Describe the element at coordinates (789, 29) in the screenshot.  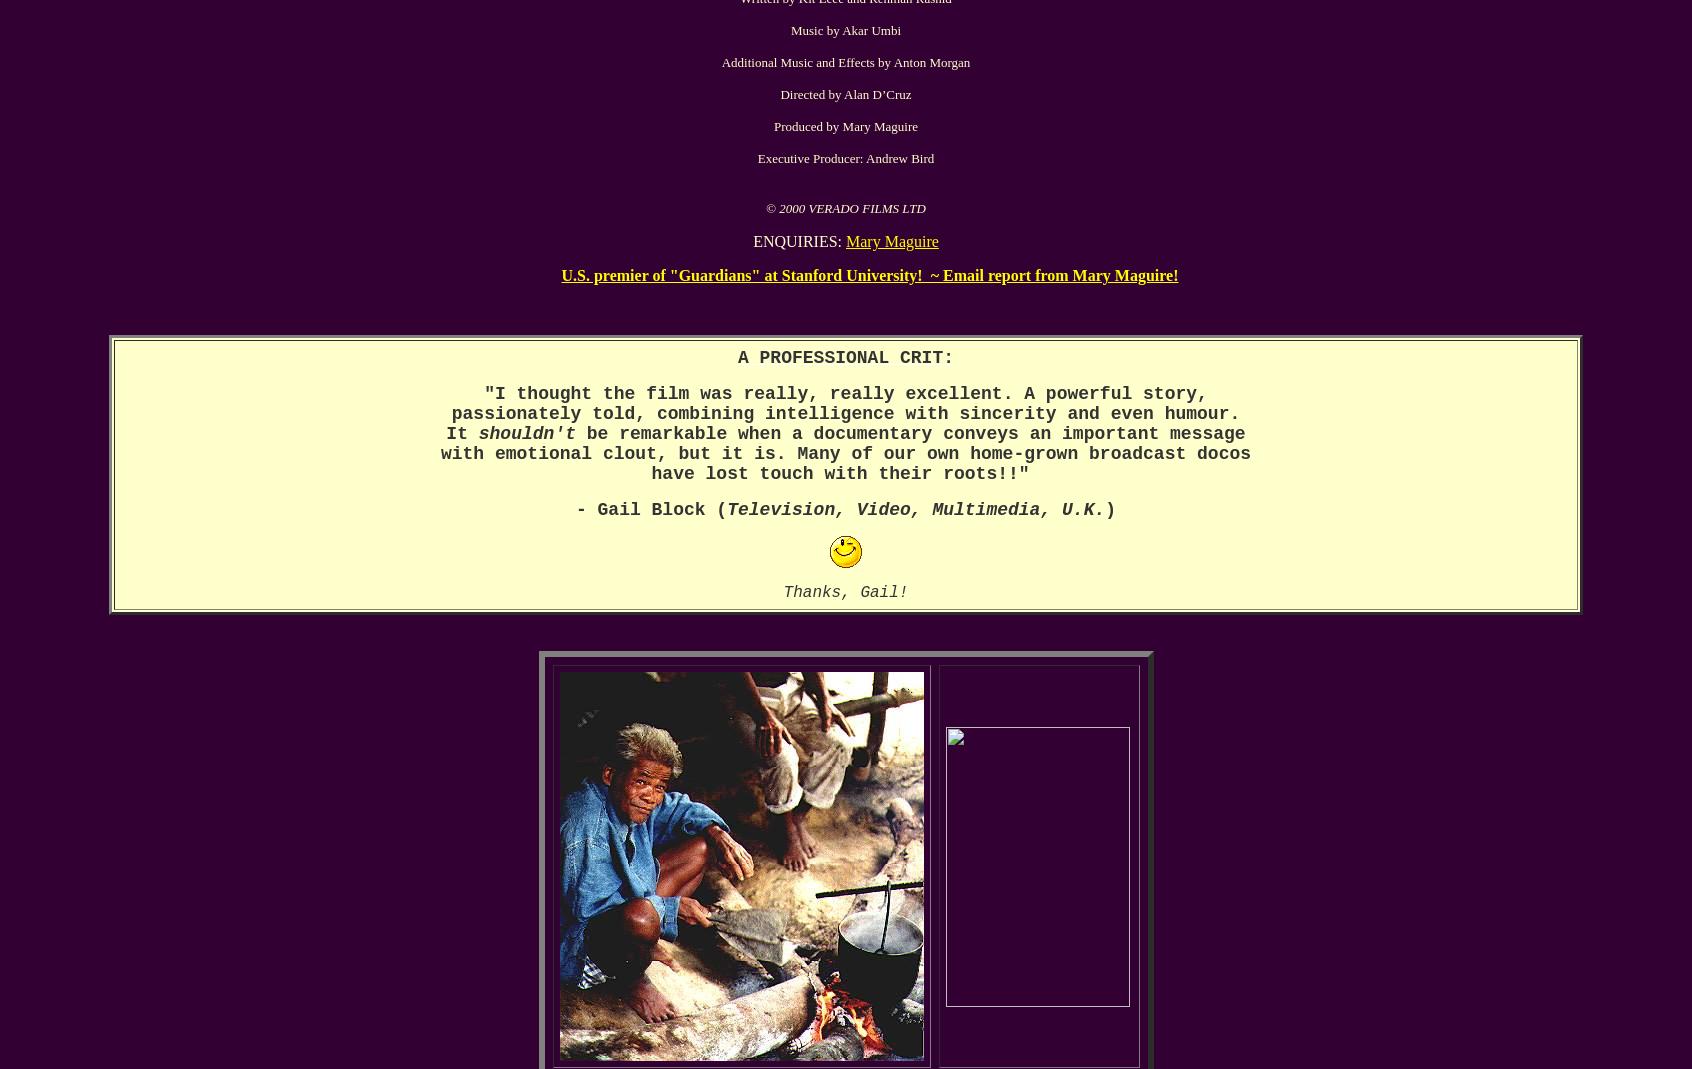
I see `'Music by Akar Umbi'` at that location.